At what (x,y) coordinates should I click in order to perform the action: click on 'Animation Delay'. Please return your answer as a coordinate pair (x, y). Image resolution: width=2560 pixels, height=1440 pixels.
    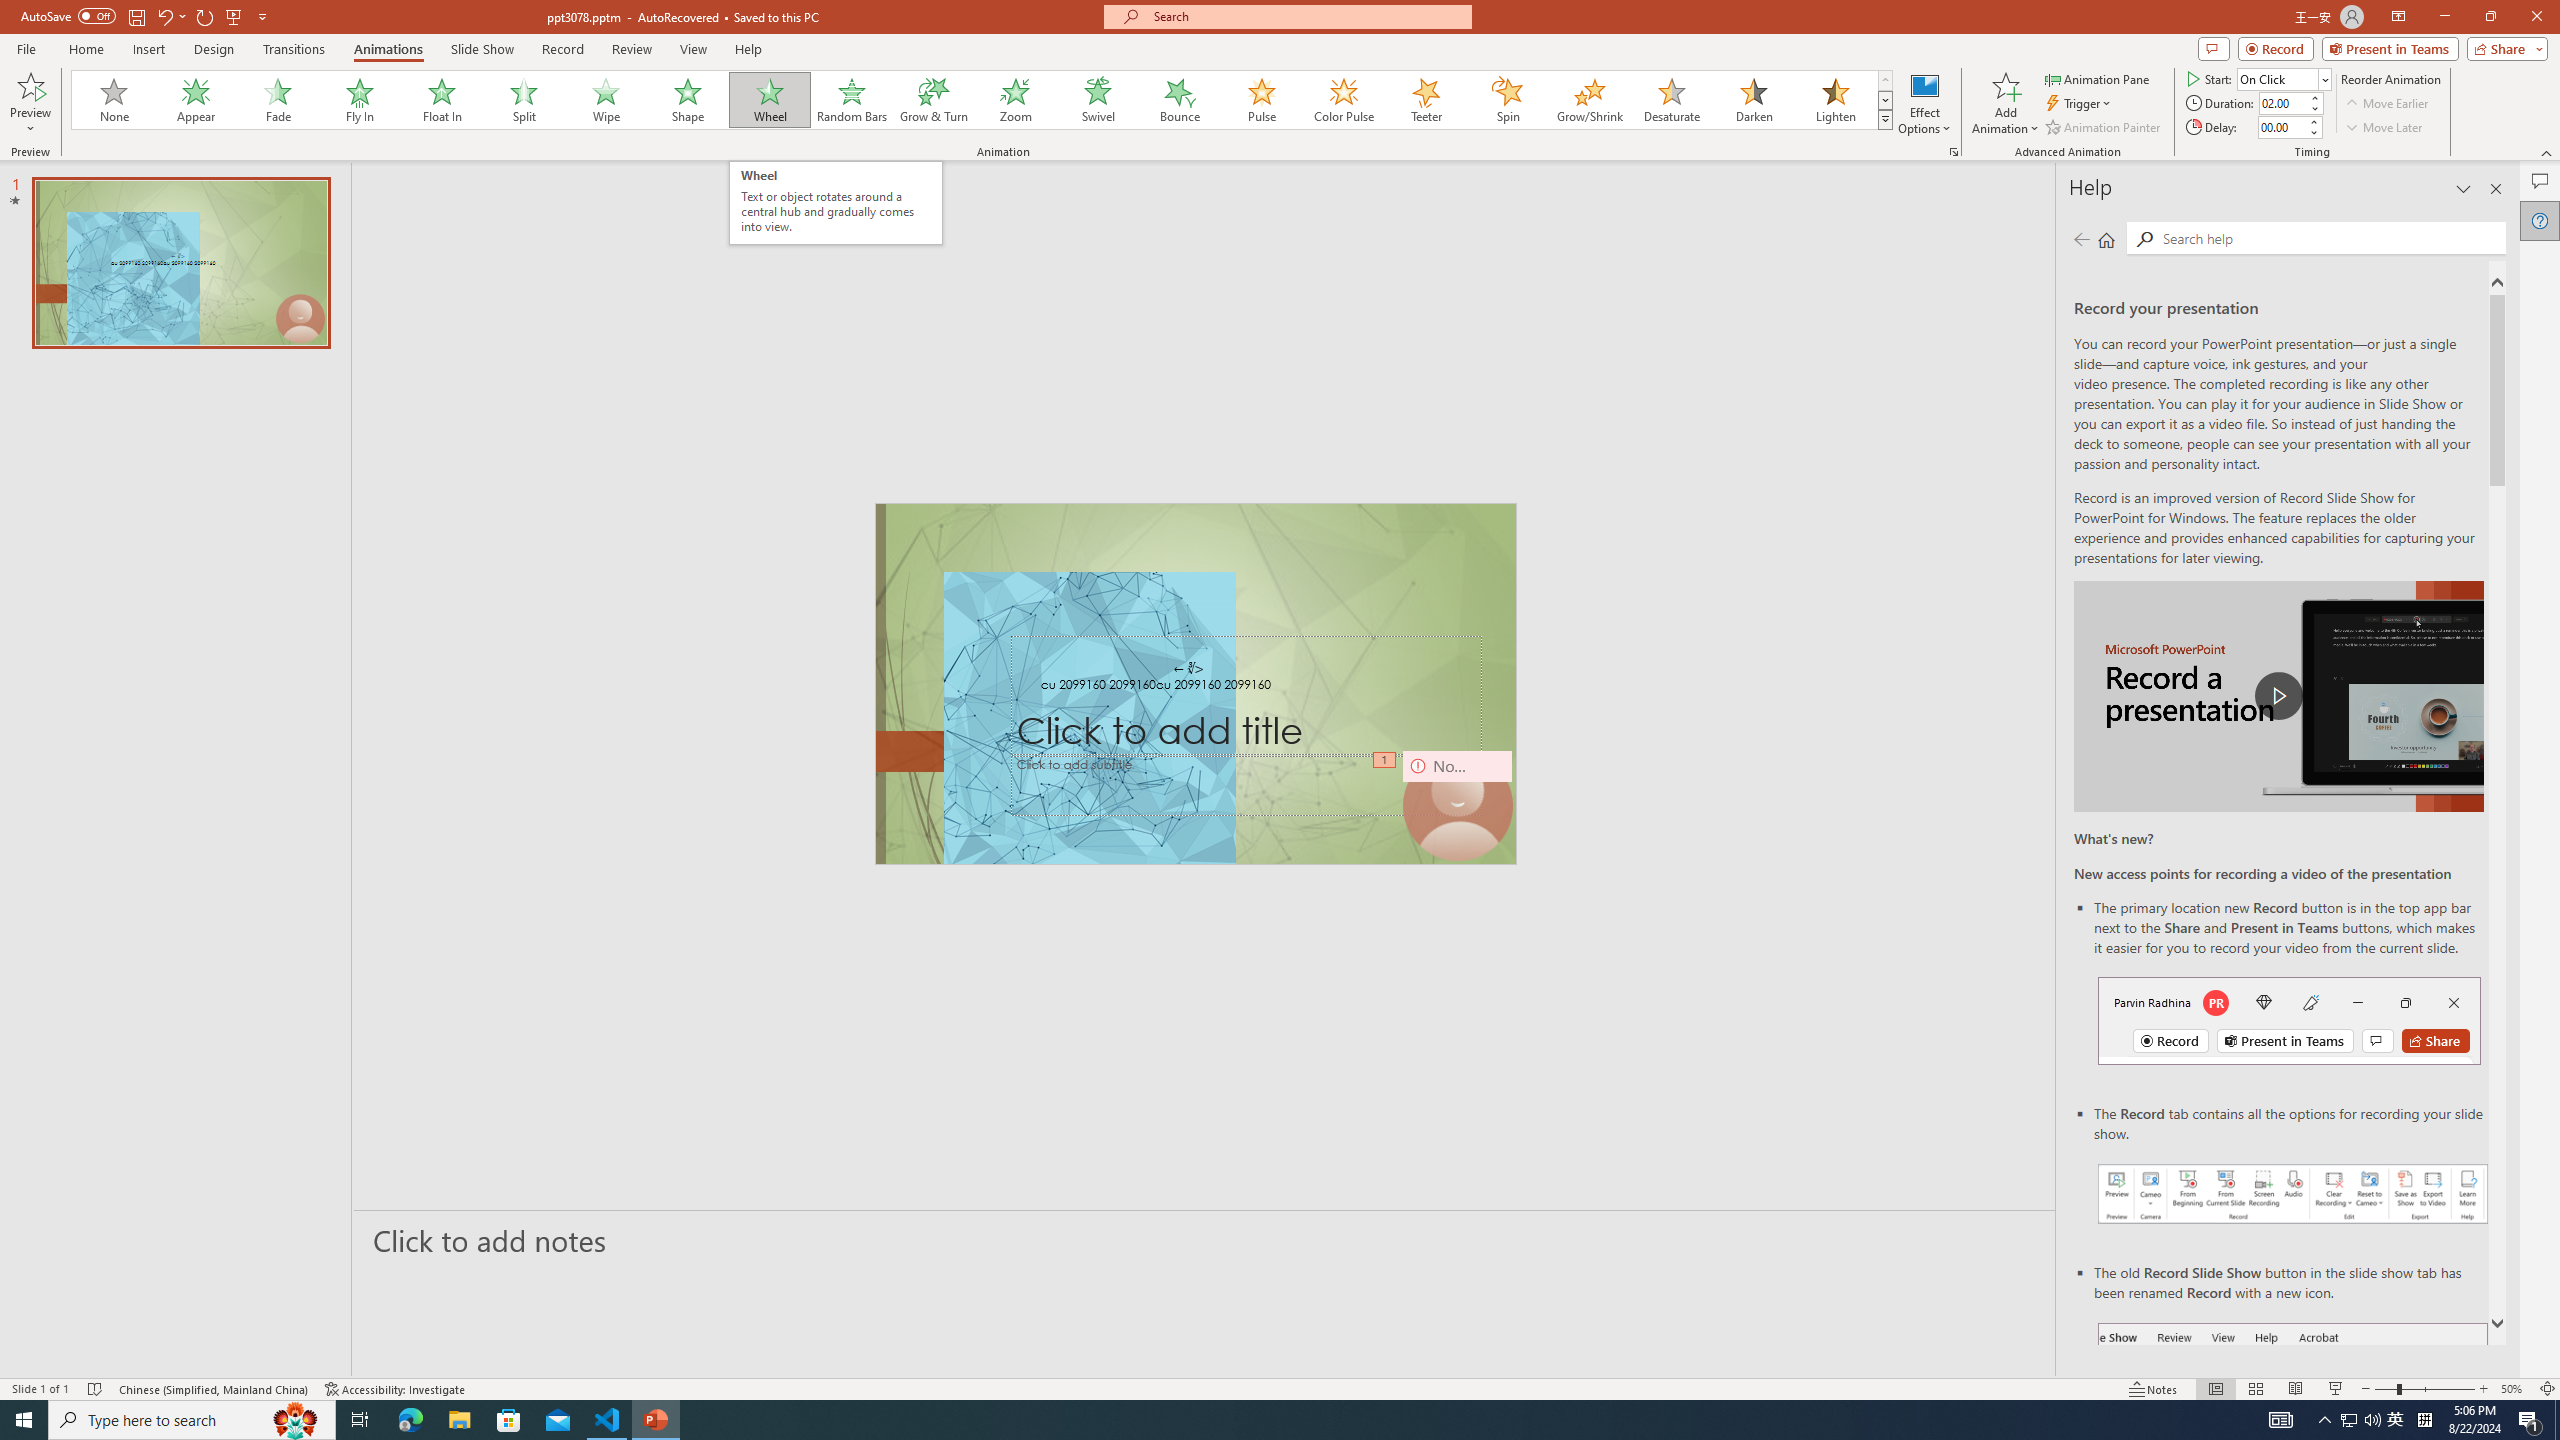
    Looking at the image, I should click on (2279, 126).